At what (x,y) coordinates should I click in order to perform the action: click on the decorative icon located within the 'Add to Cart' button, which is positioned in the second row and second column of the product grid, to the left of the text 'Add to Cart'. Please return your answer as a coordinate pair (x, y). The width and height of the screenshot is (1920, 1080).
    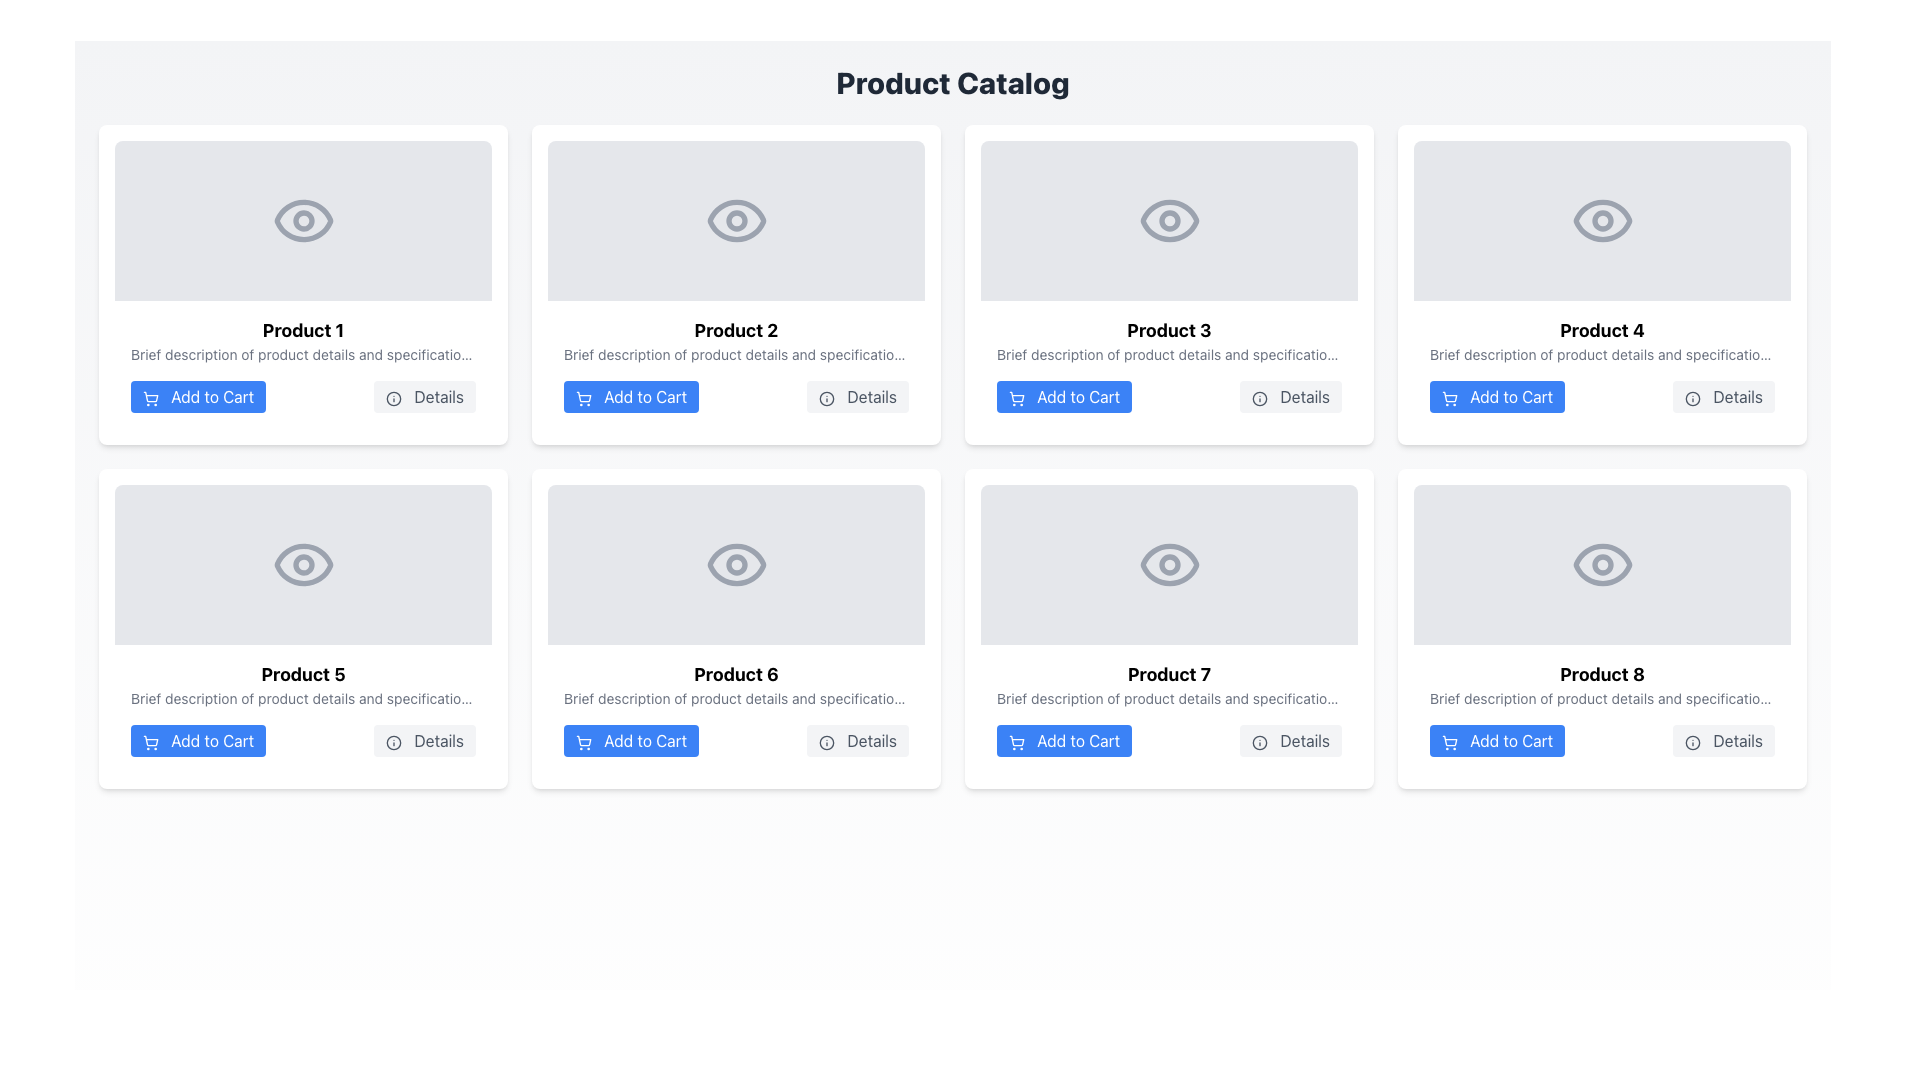
    Looking at the image, I should click on (583, 741).